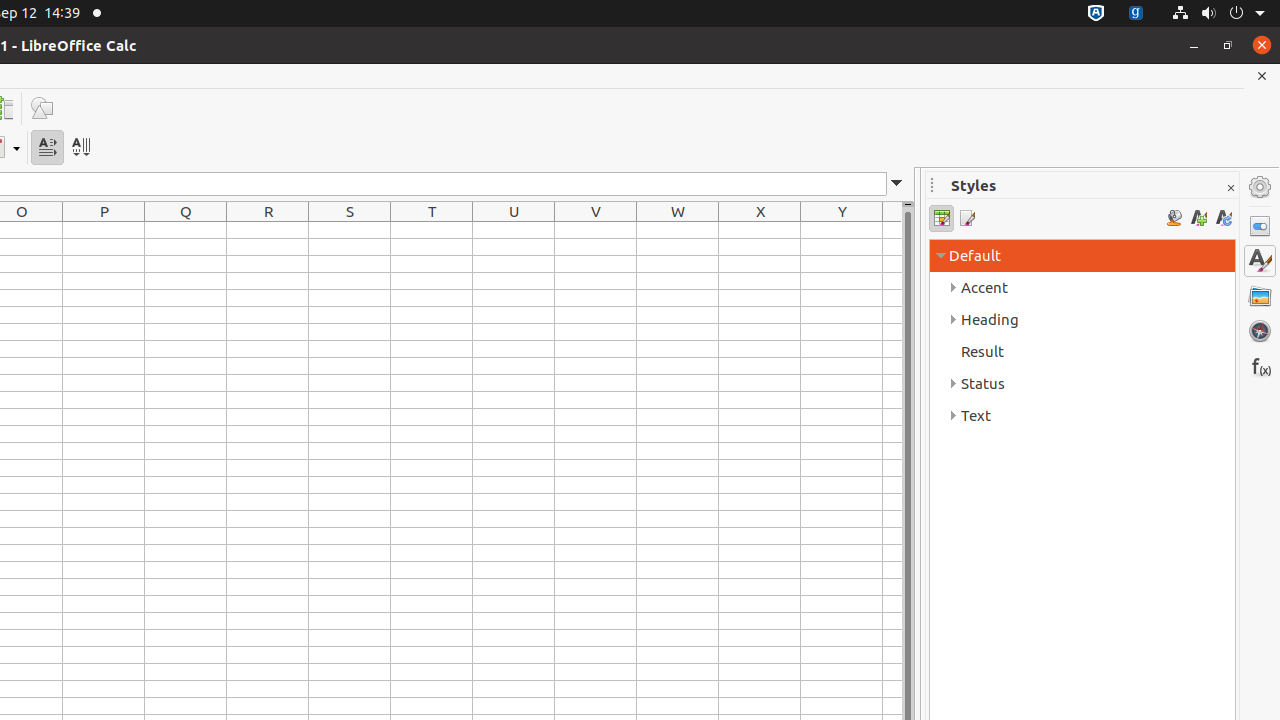 The image size is (1280, 720). Describe the element at coordinates (891, 229) in the screenshot. I see `'Z1'` at that location.